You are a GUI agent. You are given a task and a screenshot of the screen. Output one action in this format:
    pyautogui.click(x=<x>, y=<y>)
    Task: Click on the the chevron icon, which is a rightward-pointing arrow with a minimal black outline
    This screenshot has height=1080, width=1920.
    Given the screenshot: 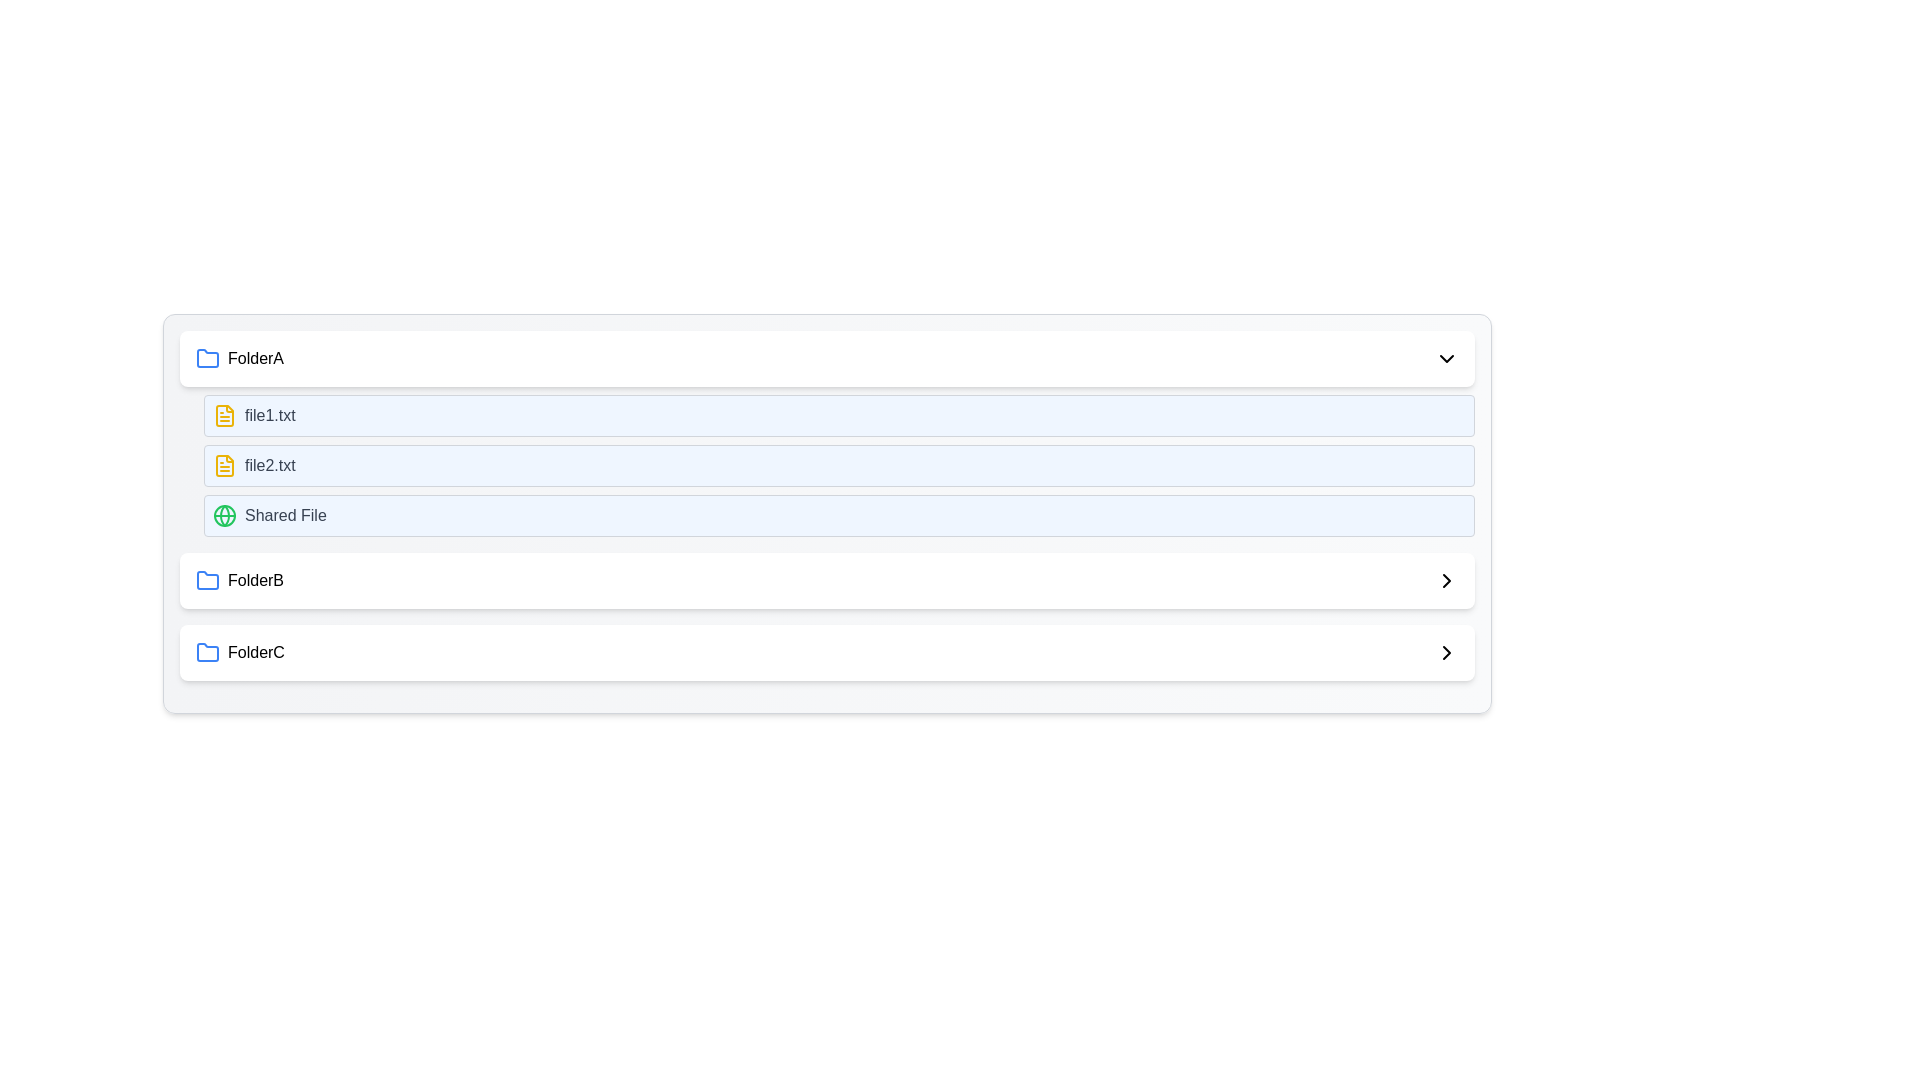 What is the action you would take?
    pyautogui.click(x=1446, y=581)
    